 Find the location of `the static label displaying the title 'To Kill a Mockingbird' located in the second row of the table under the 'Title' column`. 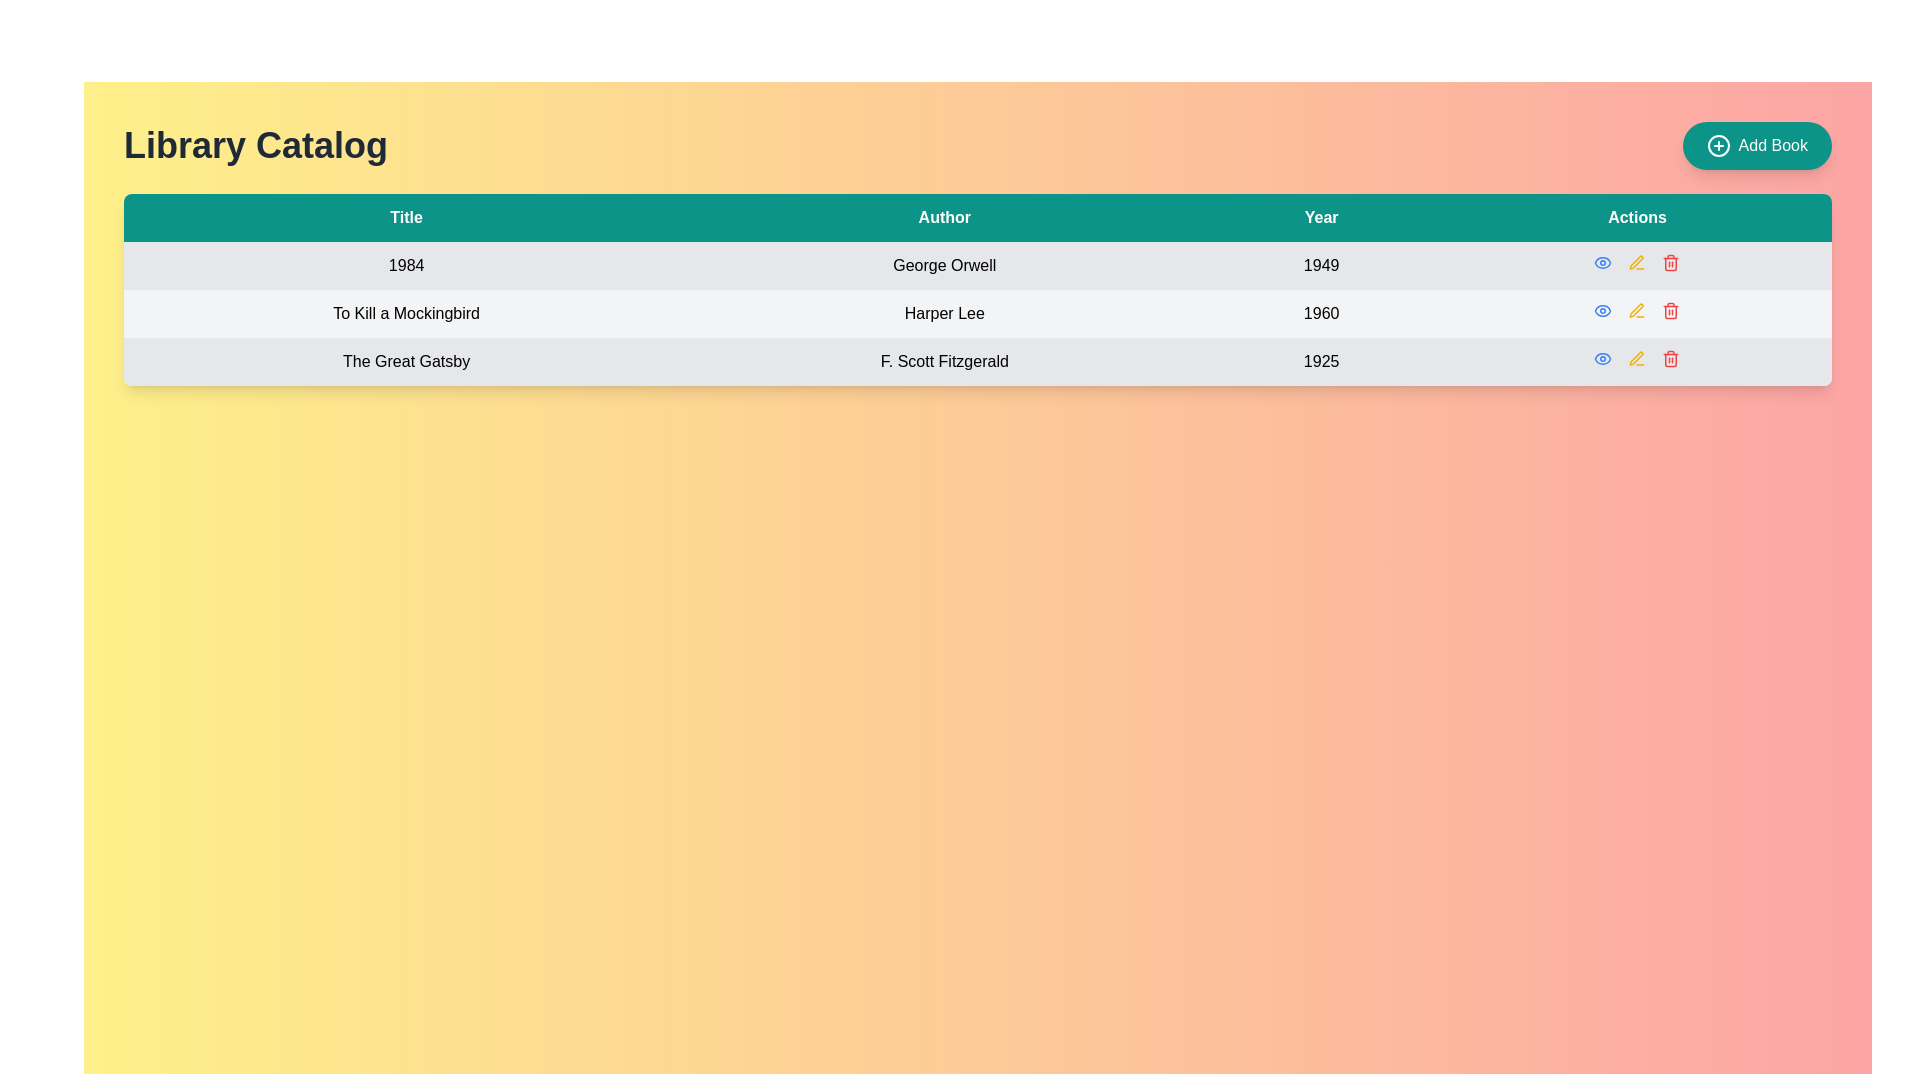

the static label displaying the title 'To Kill a Mockingbird' located in the second row of the table under the 'Title' column is located at coordinates (405, 313).